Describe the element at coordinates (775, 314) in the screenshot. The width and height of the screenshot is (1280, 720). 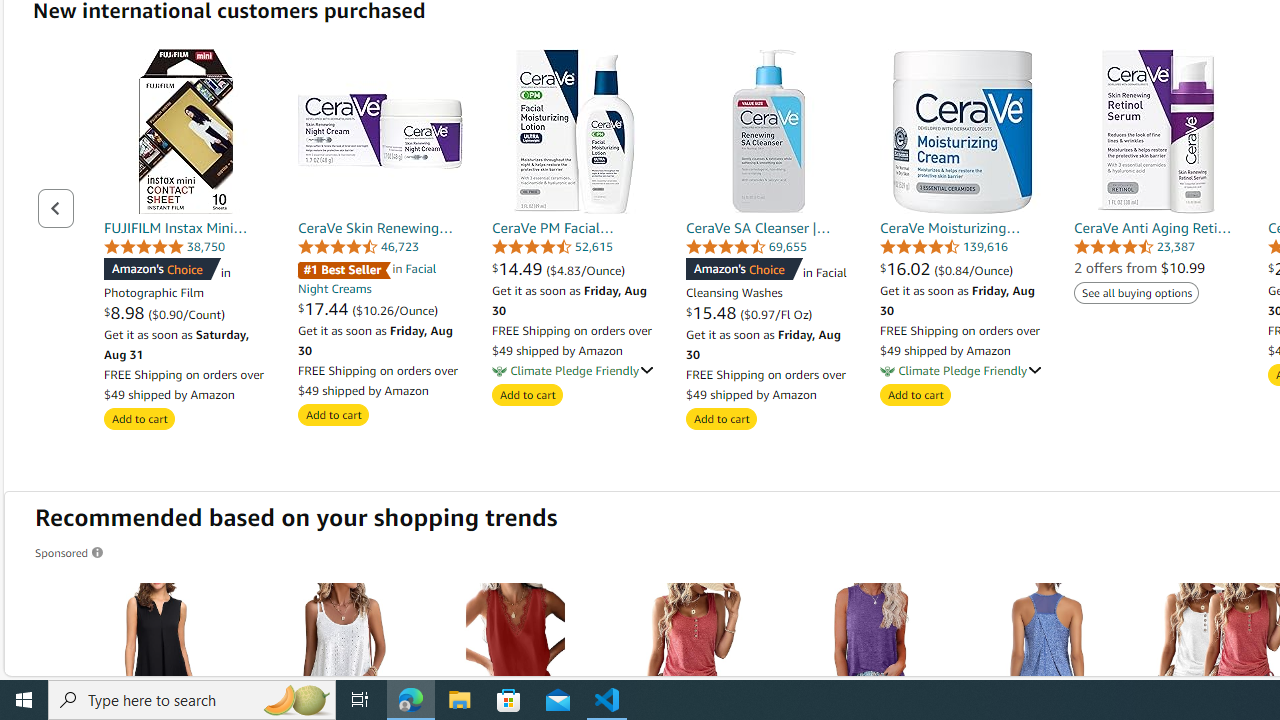
I see `'($0.97/Fl Oz)'` at that location.